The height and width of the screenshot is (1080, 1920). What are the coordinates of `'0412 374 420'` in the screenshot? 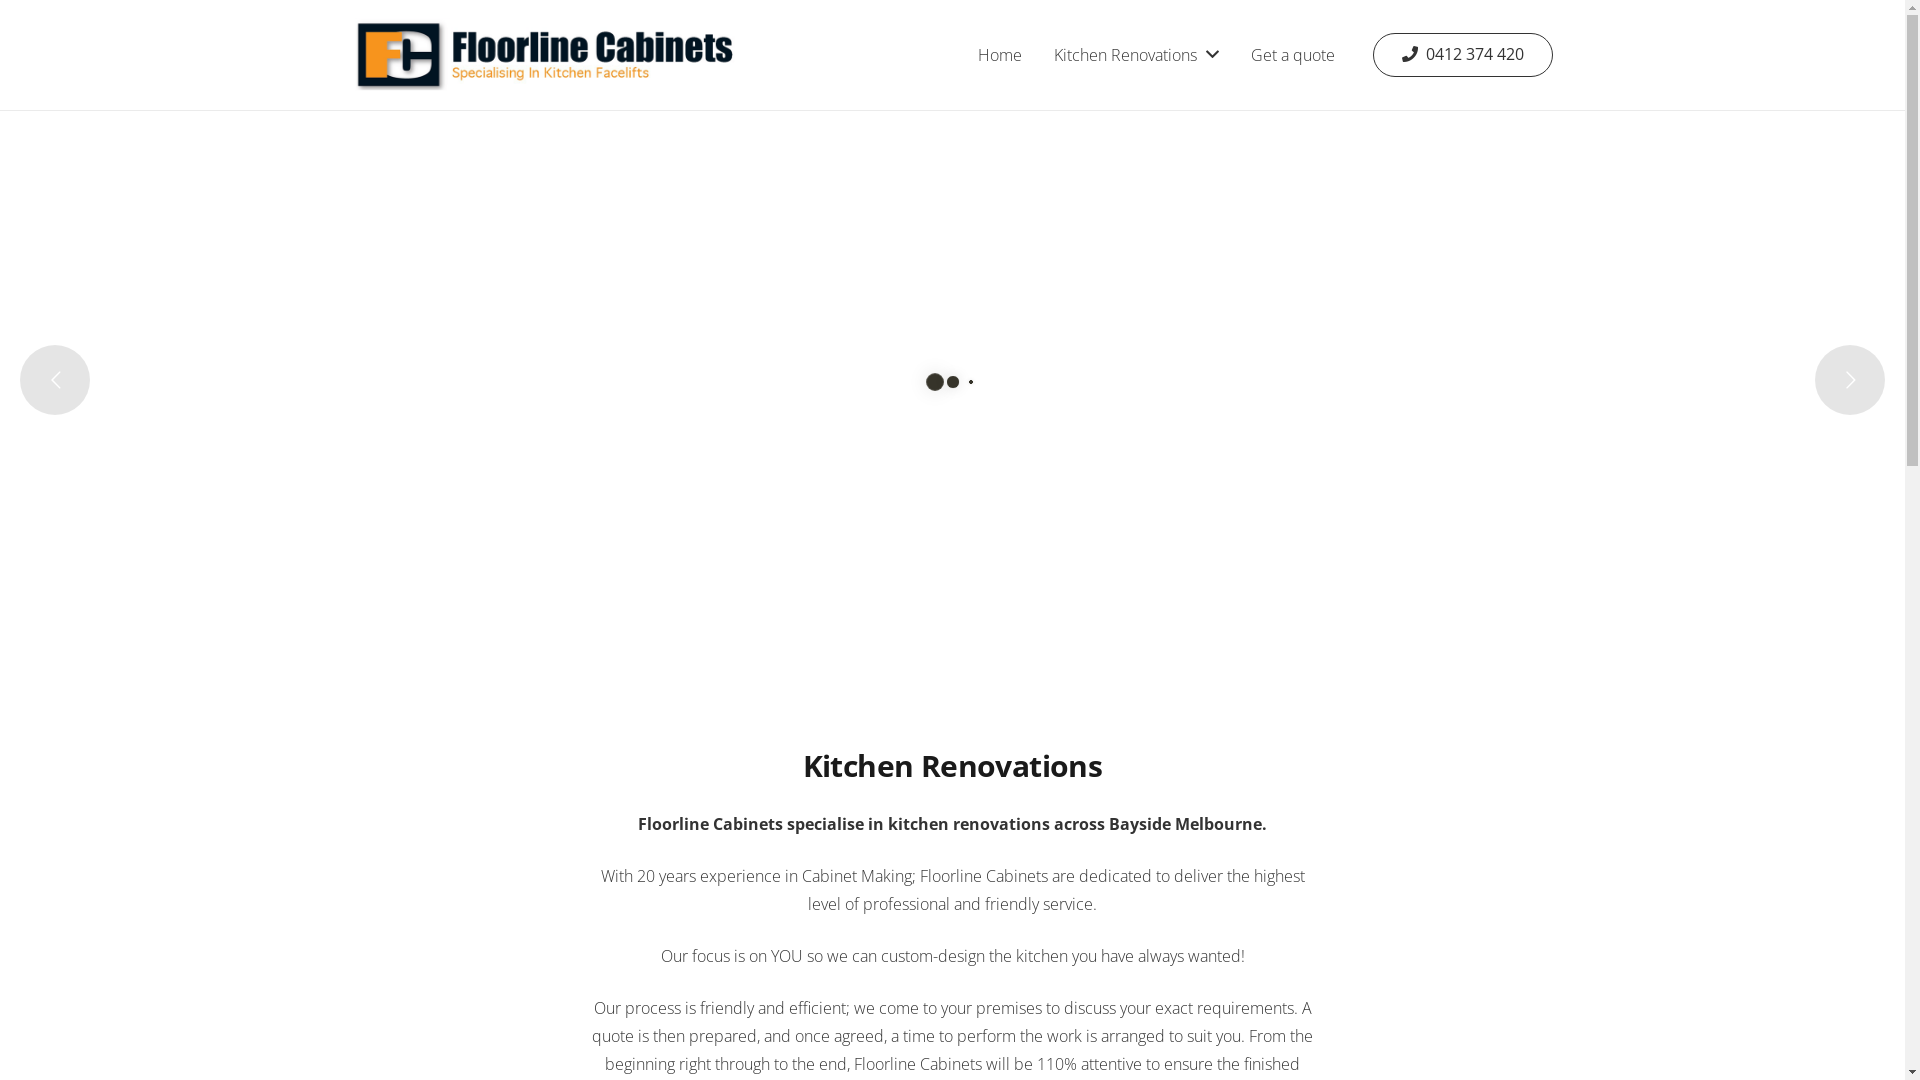 It's located at (1463, 54).